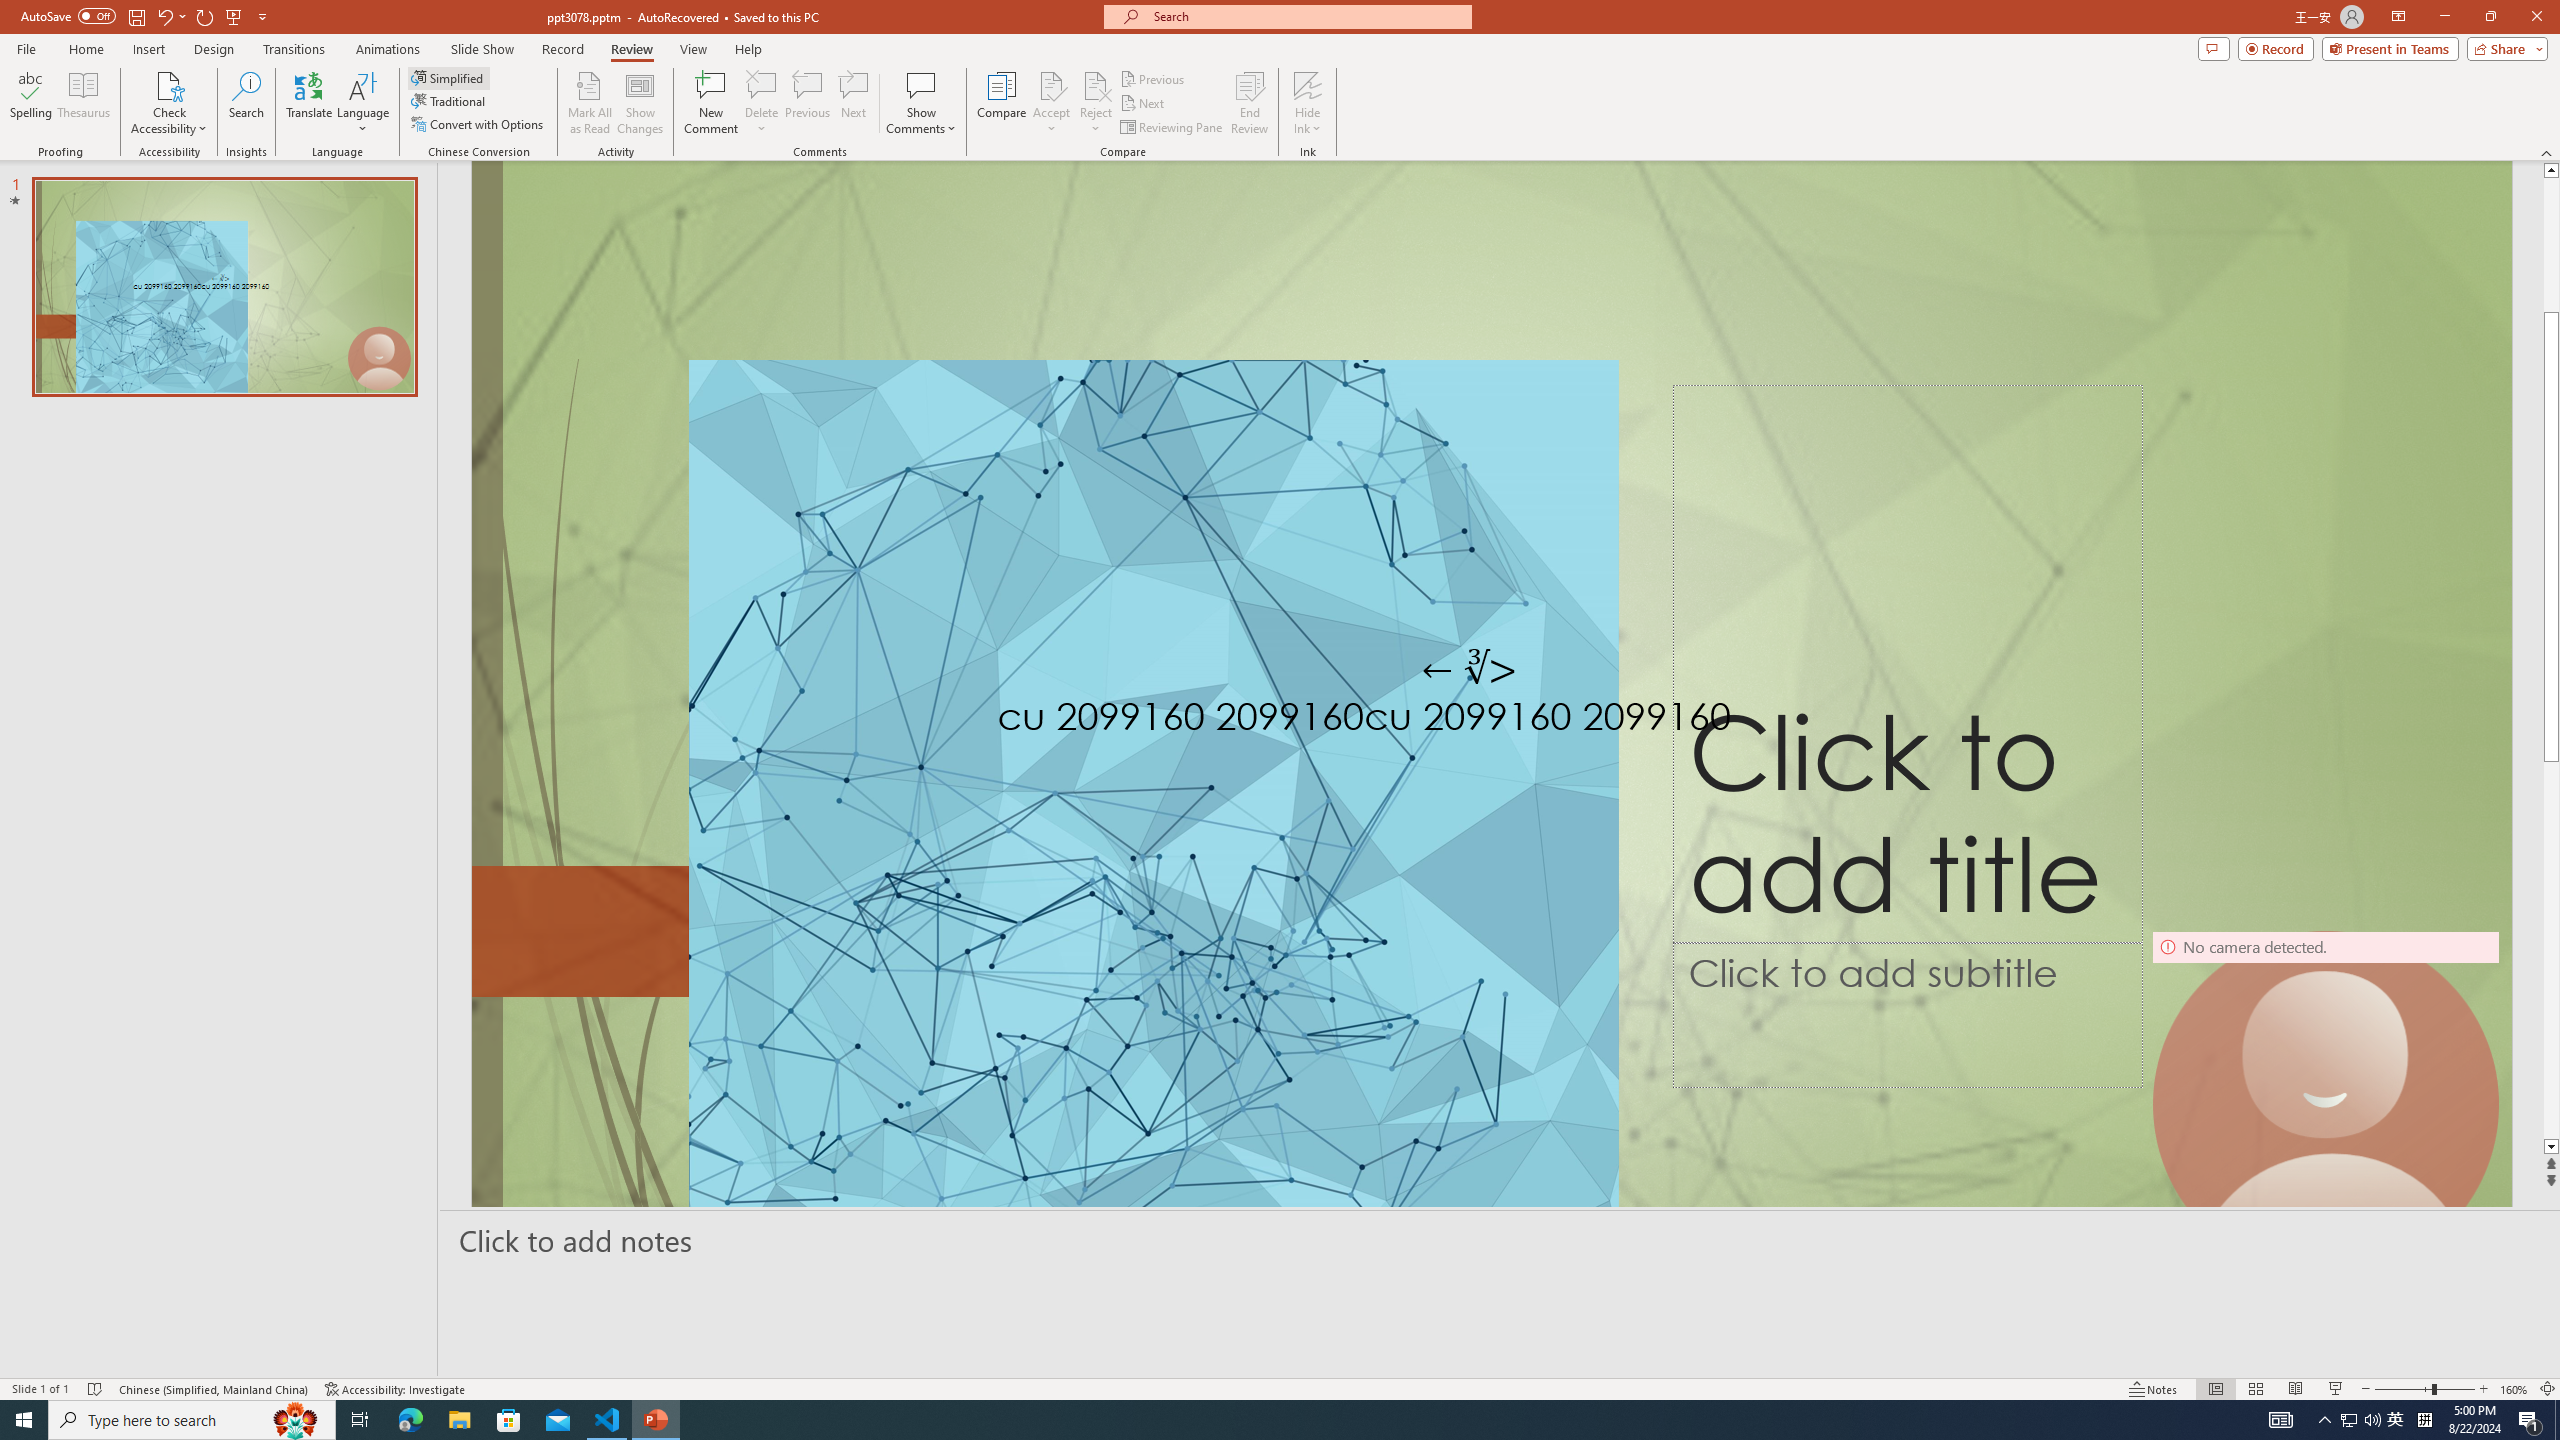 This screenshot has height=1440, width=2560. Describe the element at coordinates (2515, 1389) in the screenshot. I see `'Zoom 160%'` at that location.